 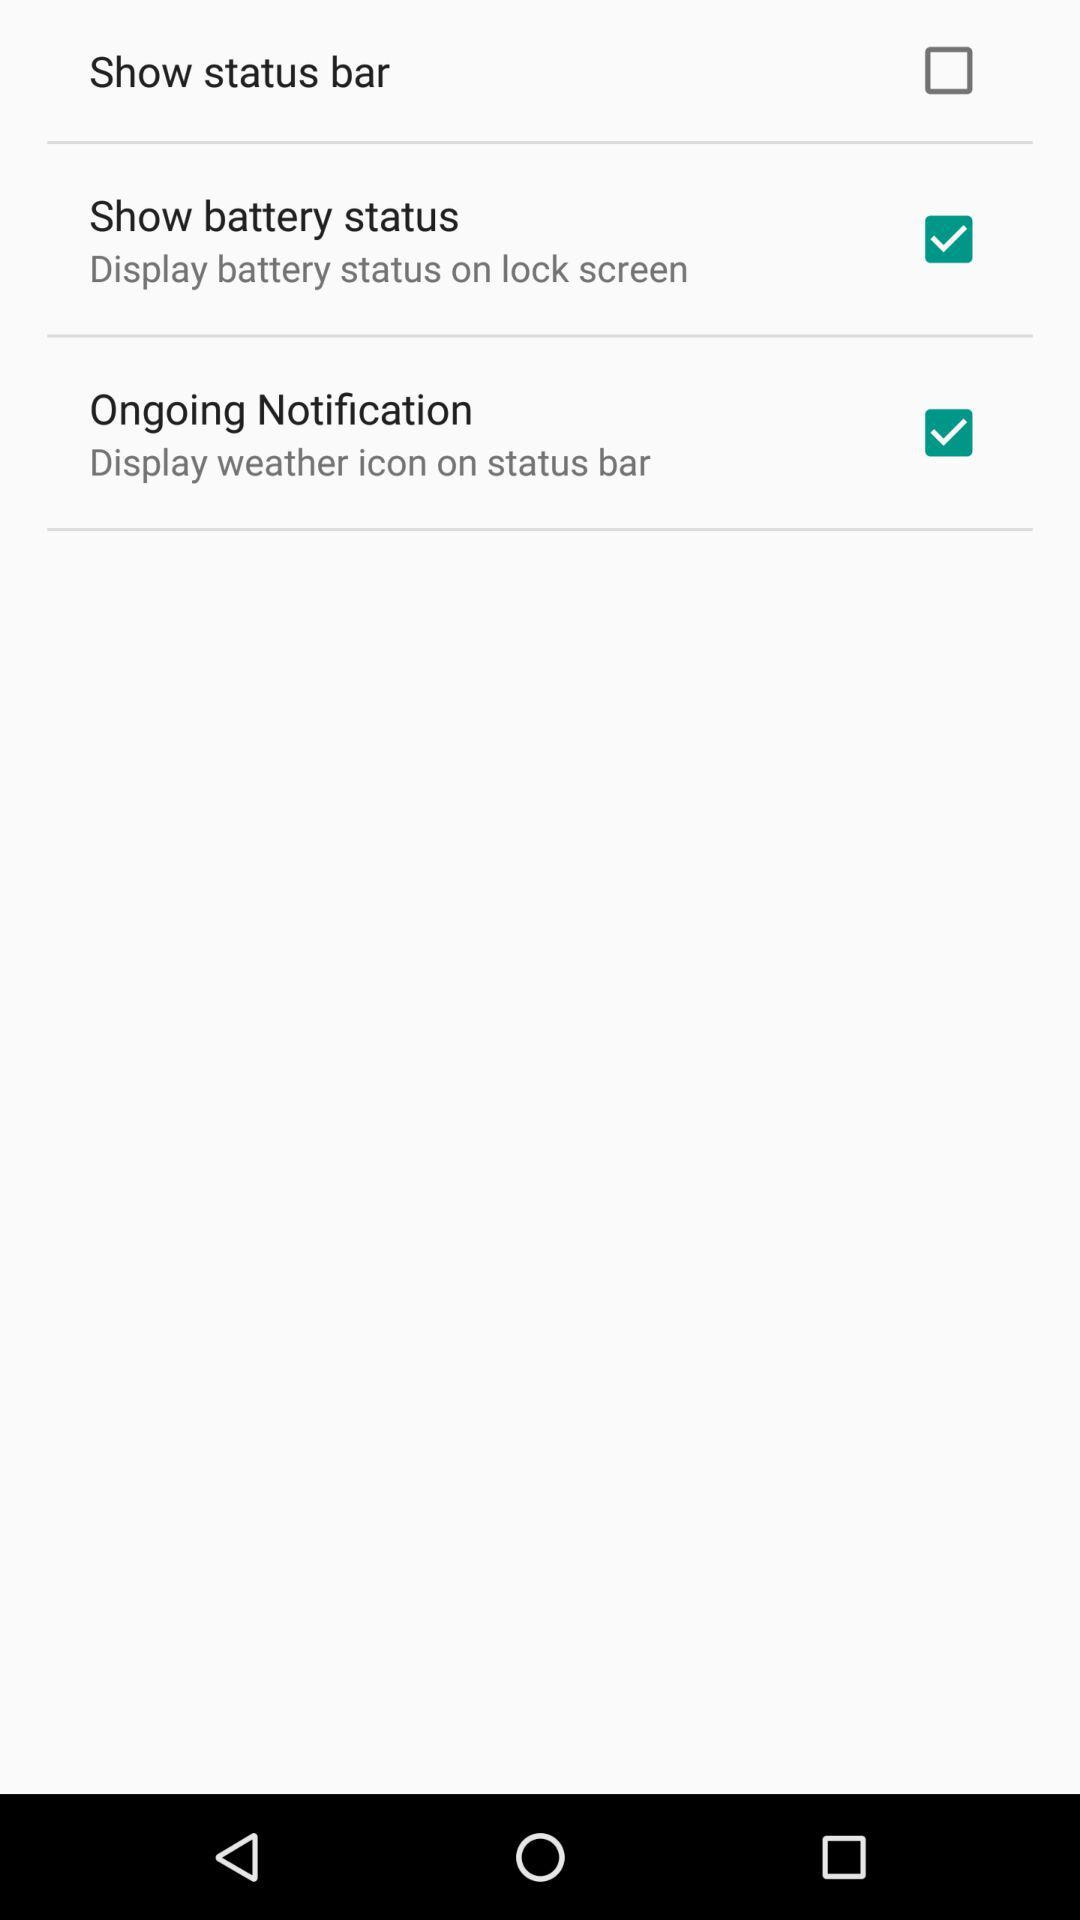 What do you see at coordinates (281, 407) in the screenshot?
I see `the app below display battery status app` at bounding box center [281, 407].